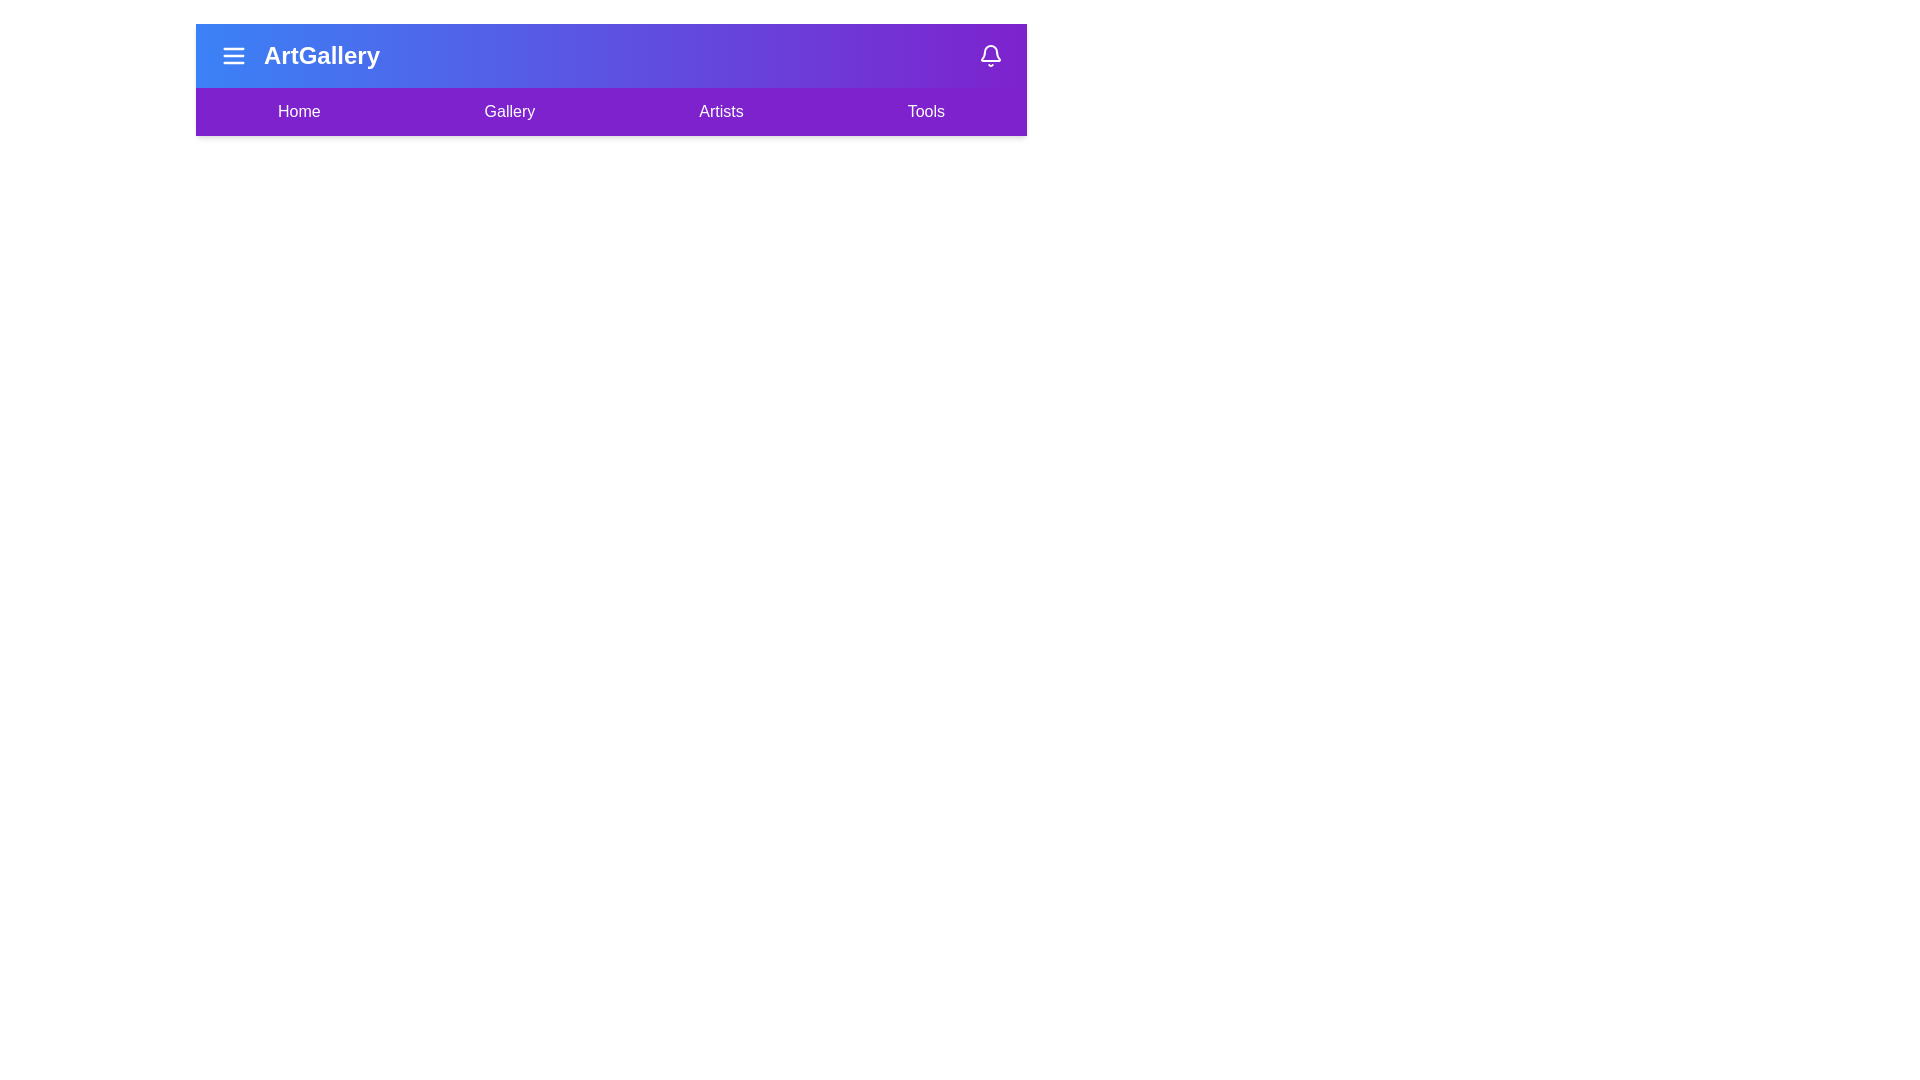 Image resolution: width=1920 pixels, height=1080 pixels. Describe the element at coordinates (720, 111) in the screenshot. I see `the menu item Artists to observe its hover effect` at that location.